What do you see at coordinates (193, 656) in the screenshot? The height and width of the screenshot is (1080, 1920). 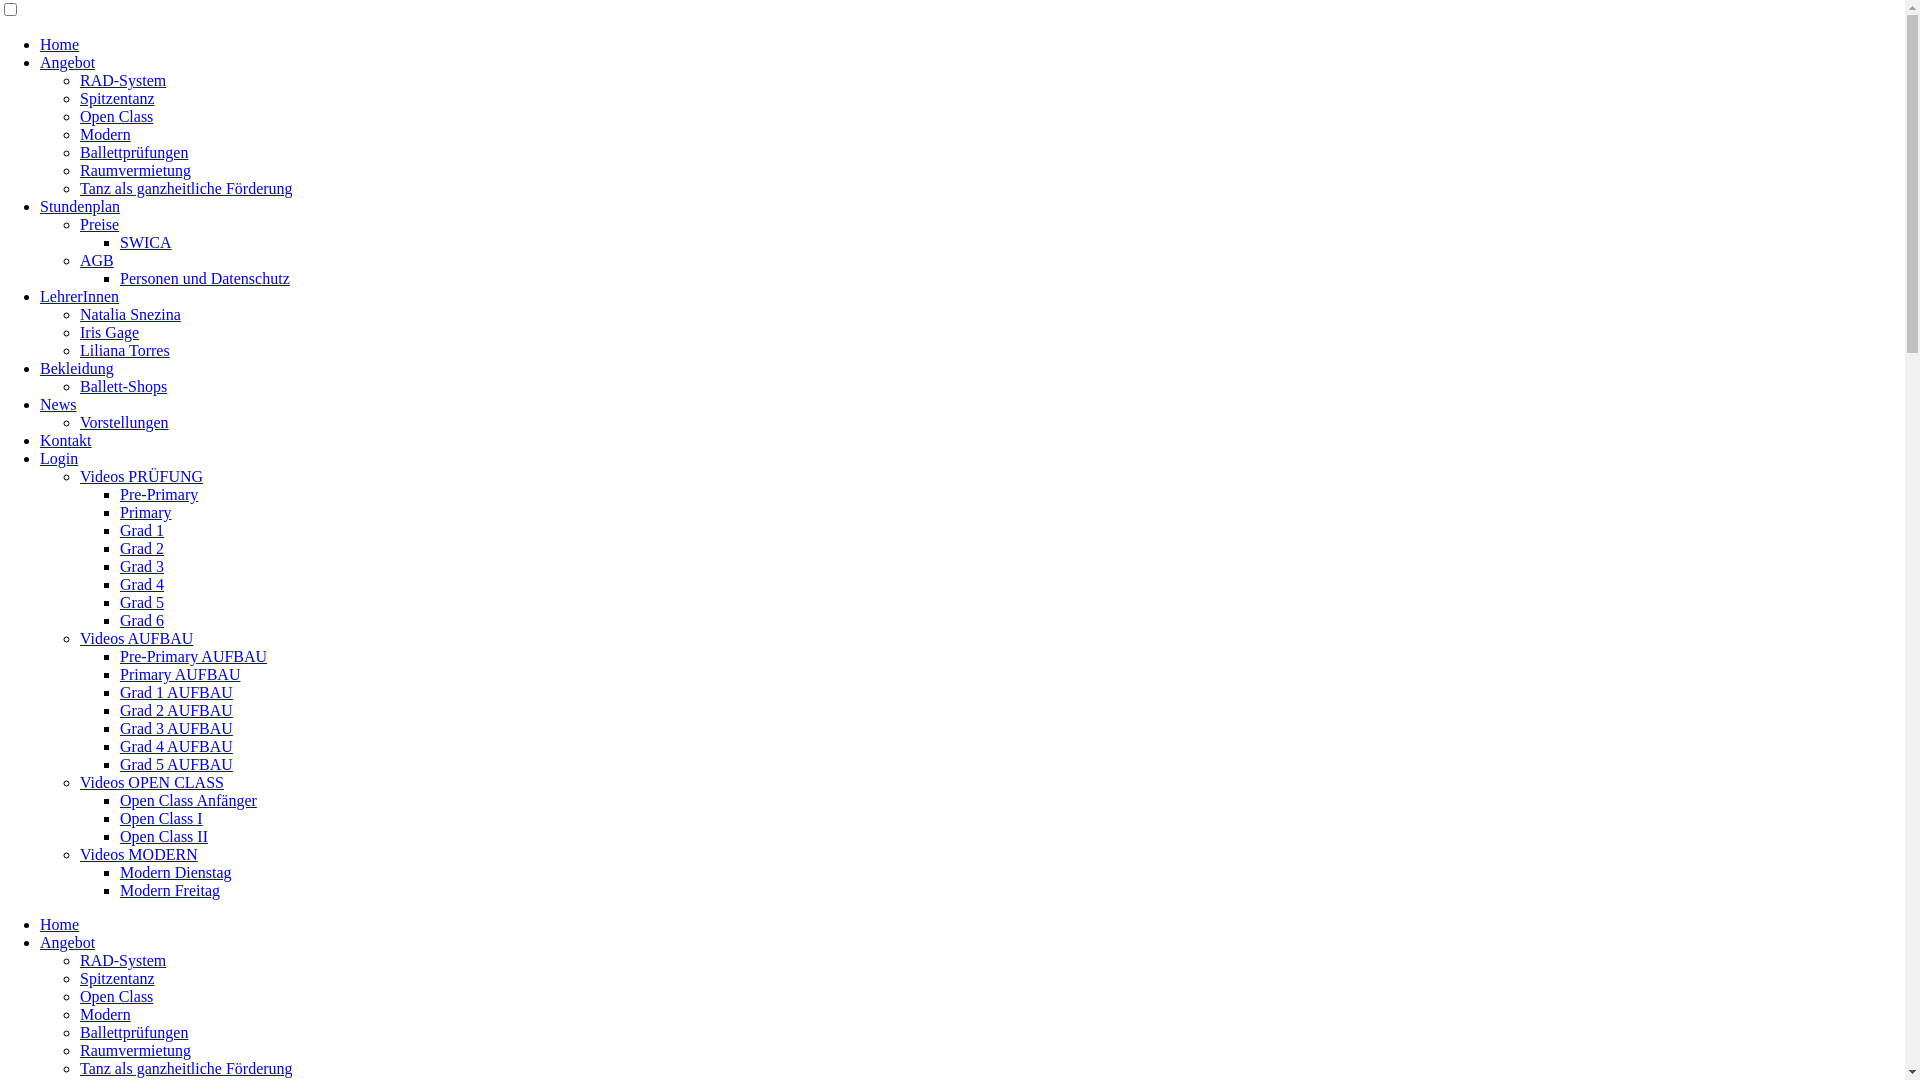 I see `'Pre-Primary AUFBAU'` at bounding box center [193, 656].